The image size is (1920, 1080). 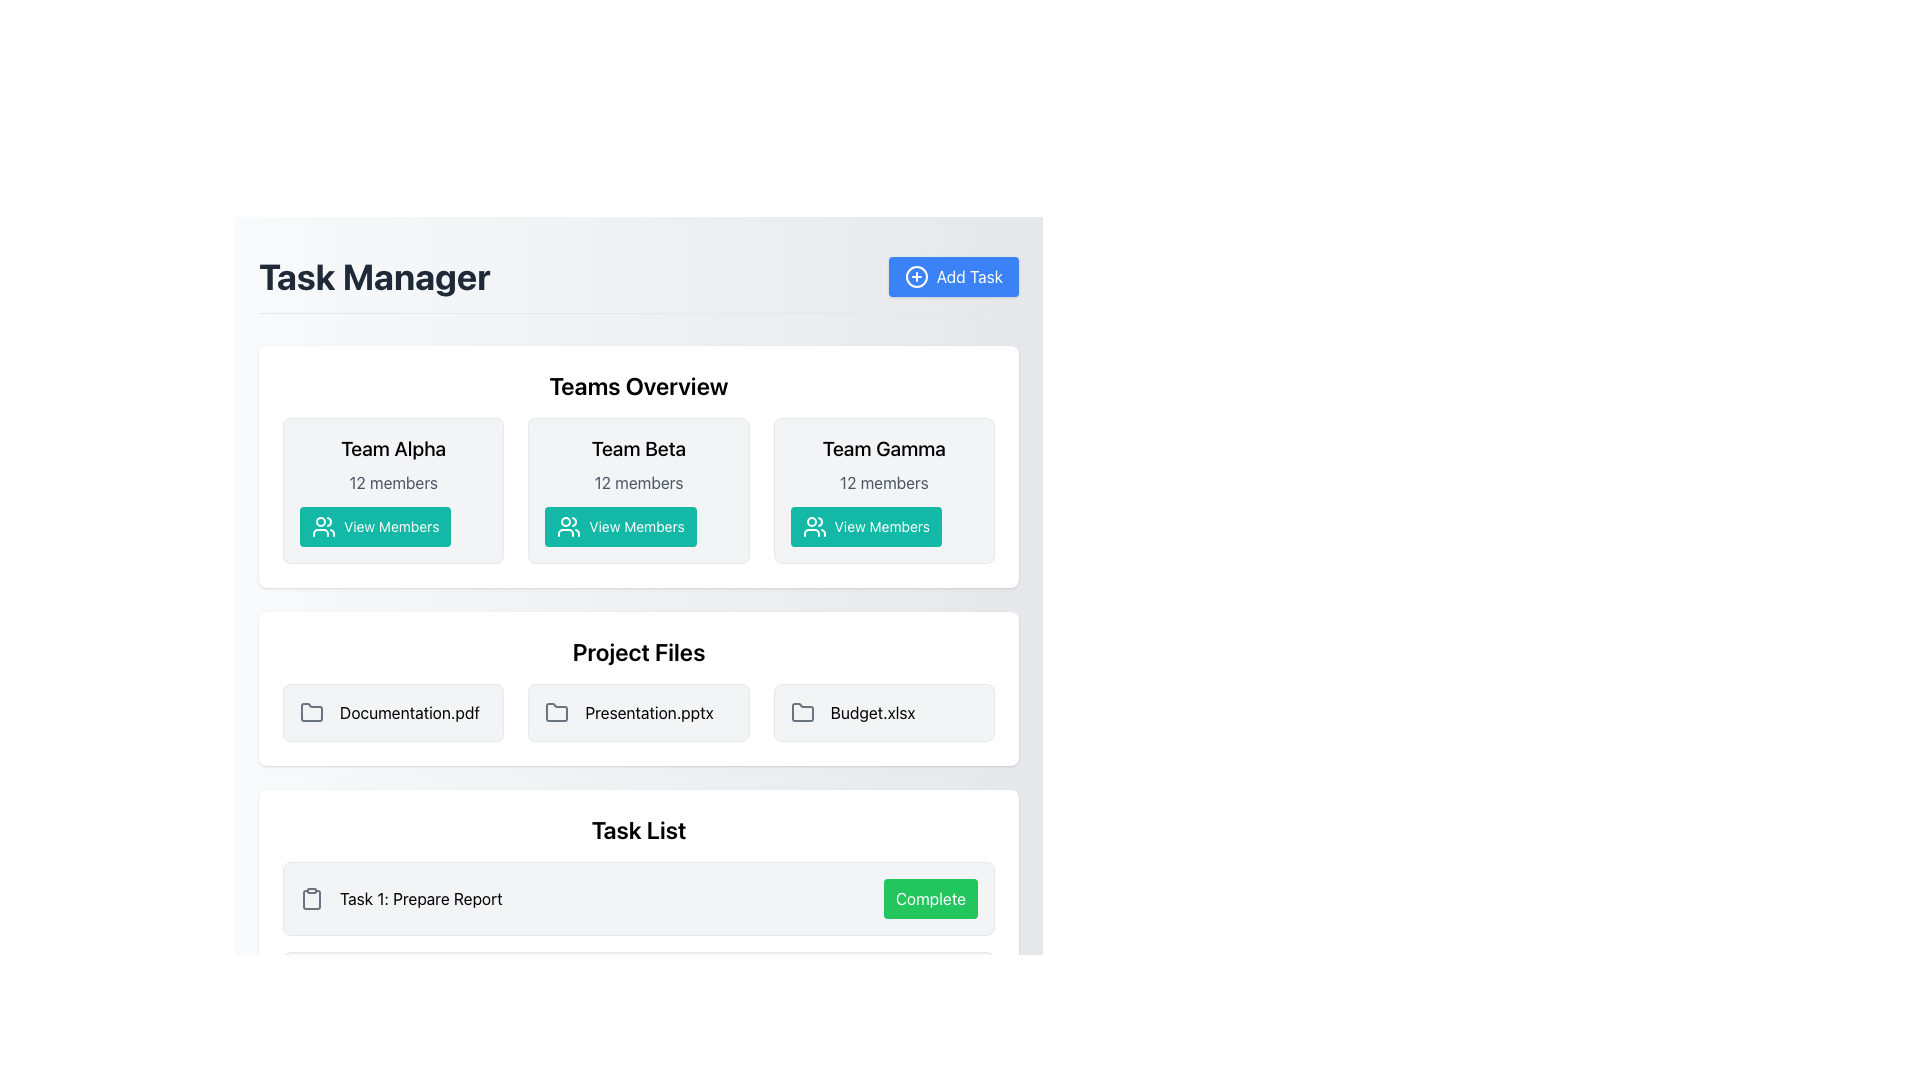 I want to click on the folder icon in the 'Project Files' section, which is located above the 'Documentation.pdf' label and features a rounded top flap and a thick border, so click(x=557, y=711).